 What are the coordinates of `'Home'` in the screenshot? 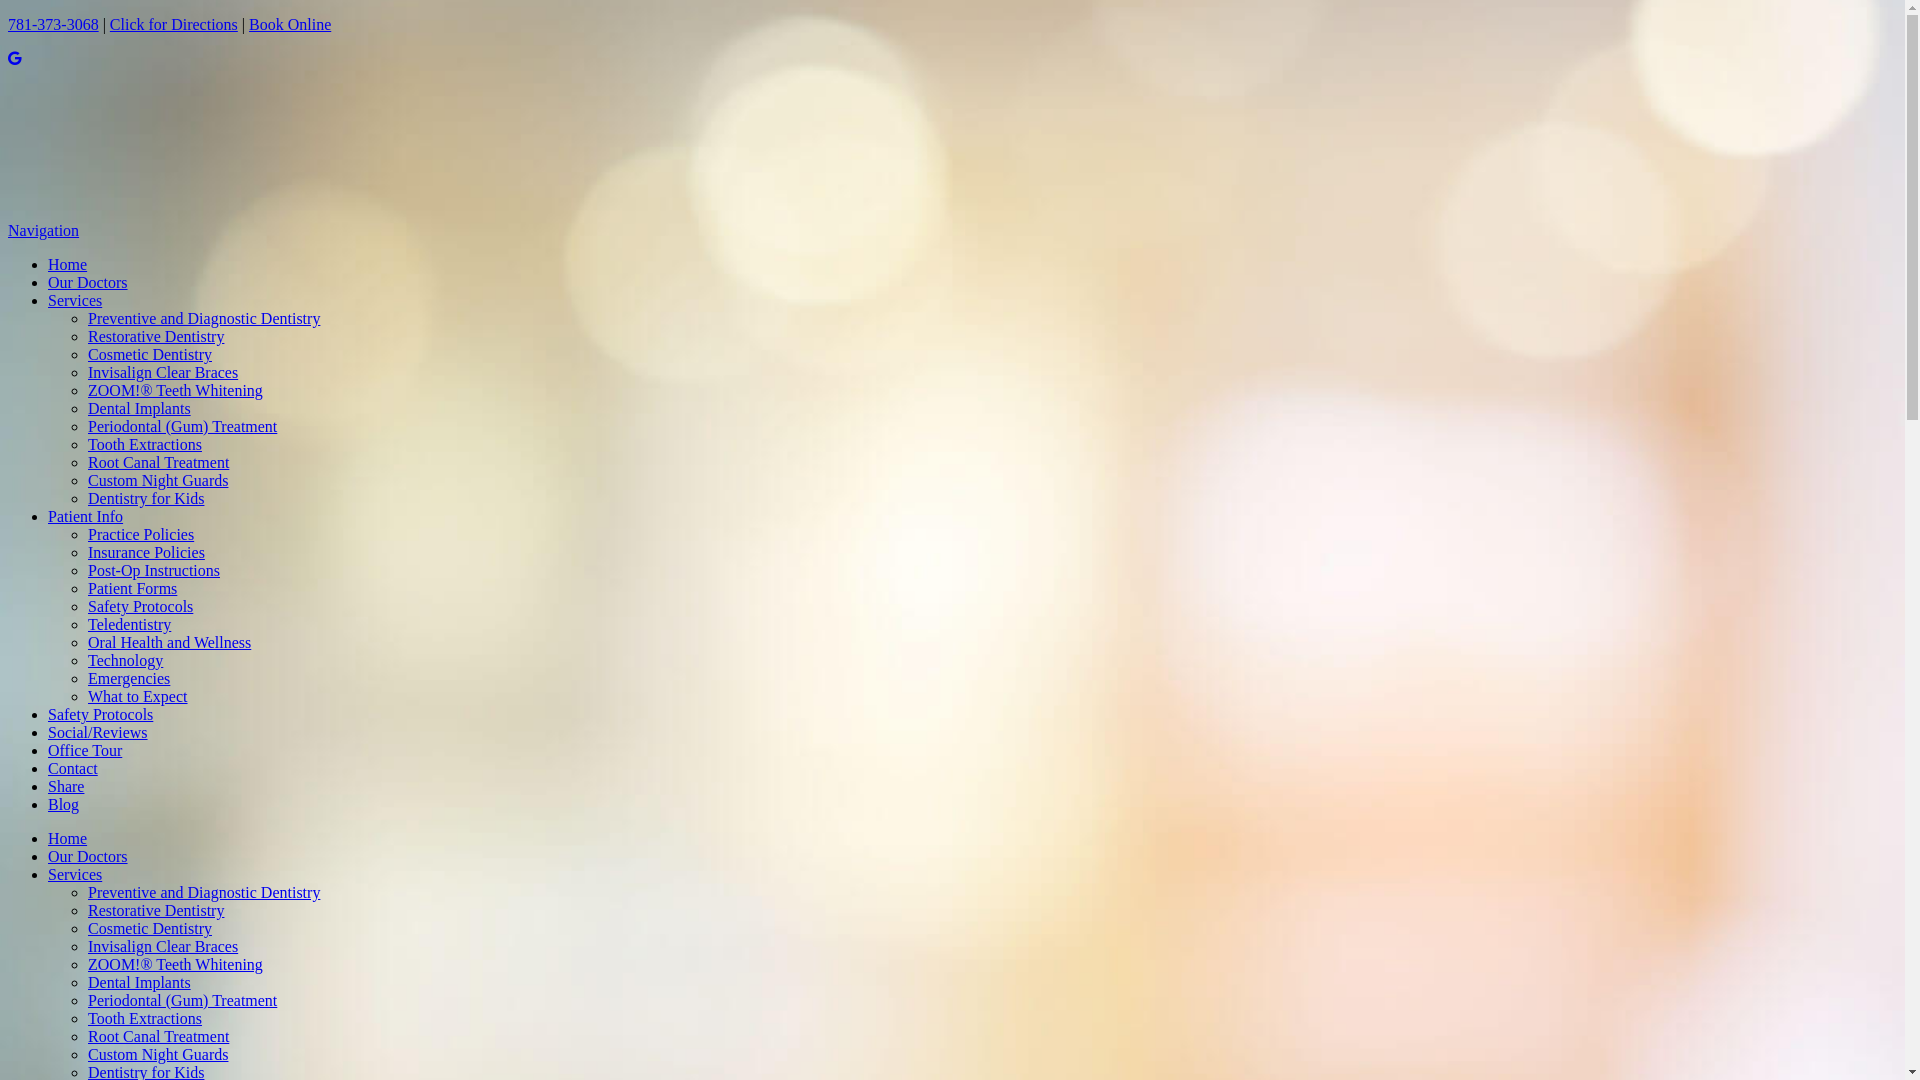 It's located at (67, 263).